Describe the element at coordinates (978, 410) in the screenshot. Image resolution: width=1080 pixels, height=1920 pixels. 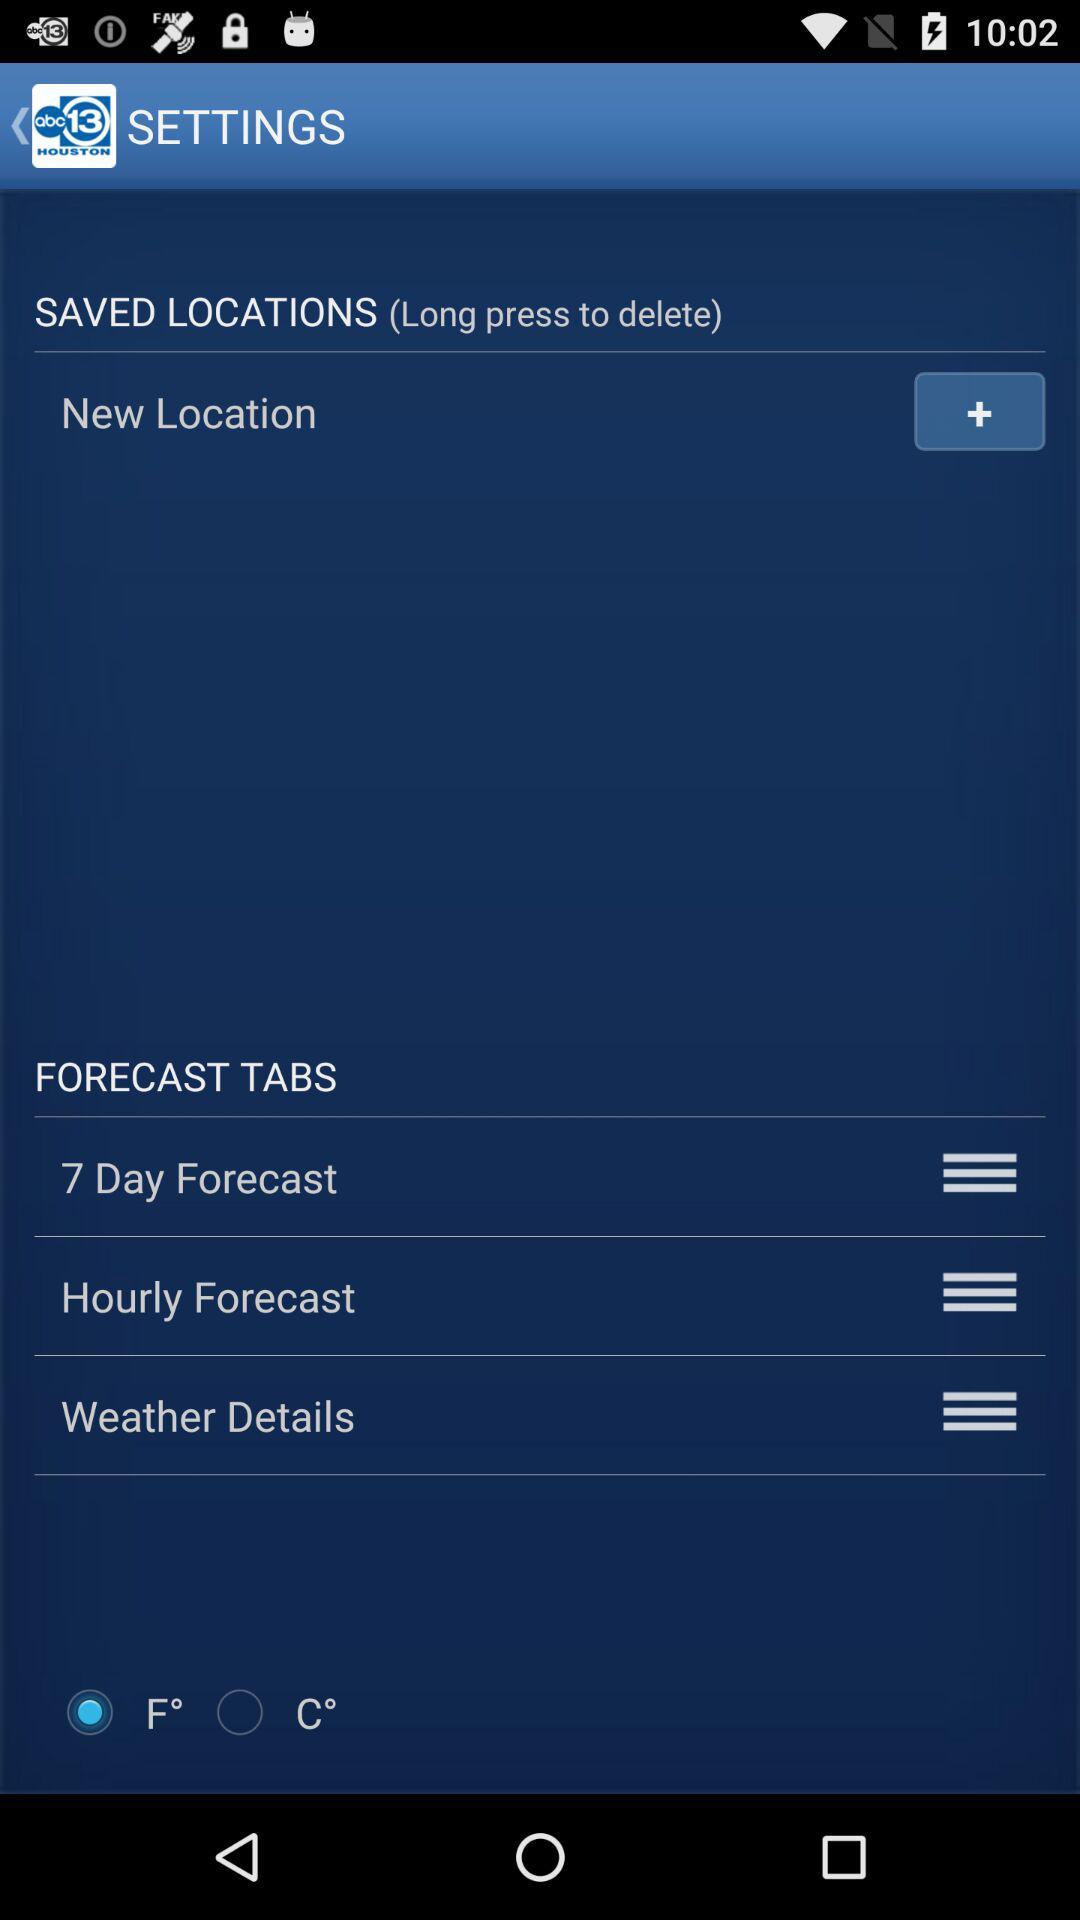
I see `the icon at the top right corner` at that location.